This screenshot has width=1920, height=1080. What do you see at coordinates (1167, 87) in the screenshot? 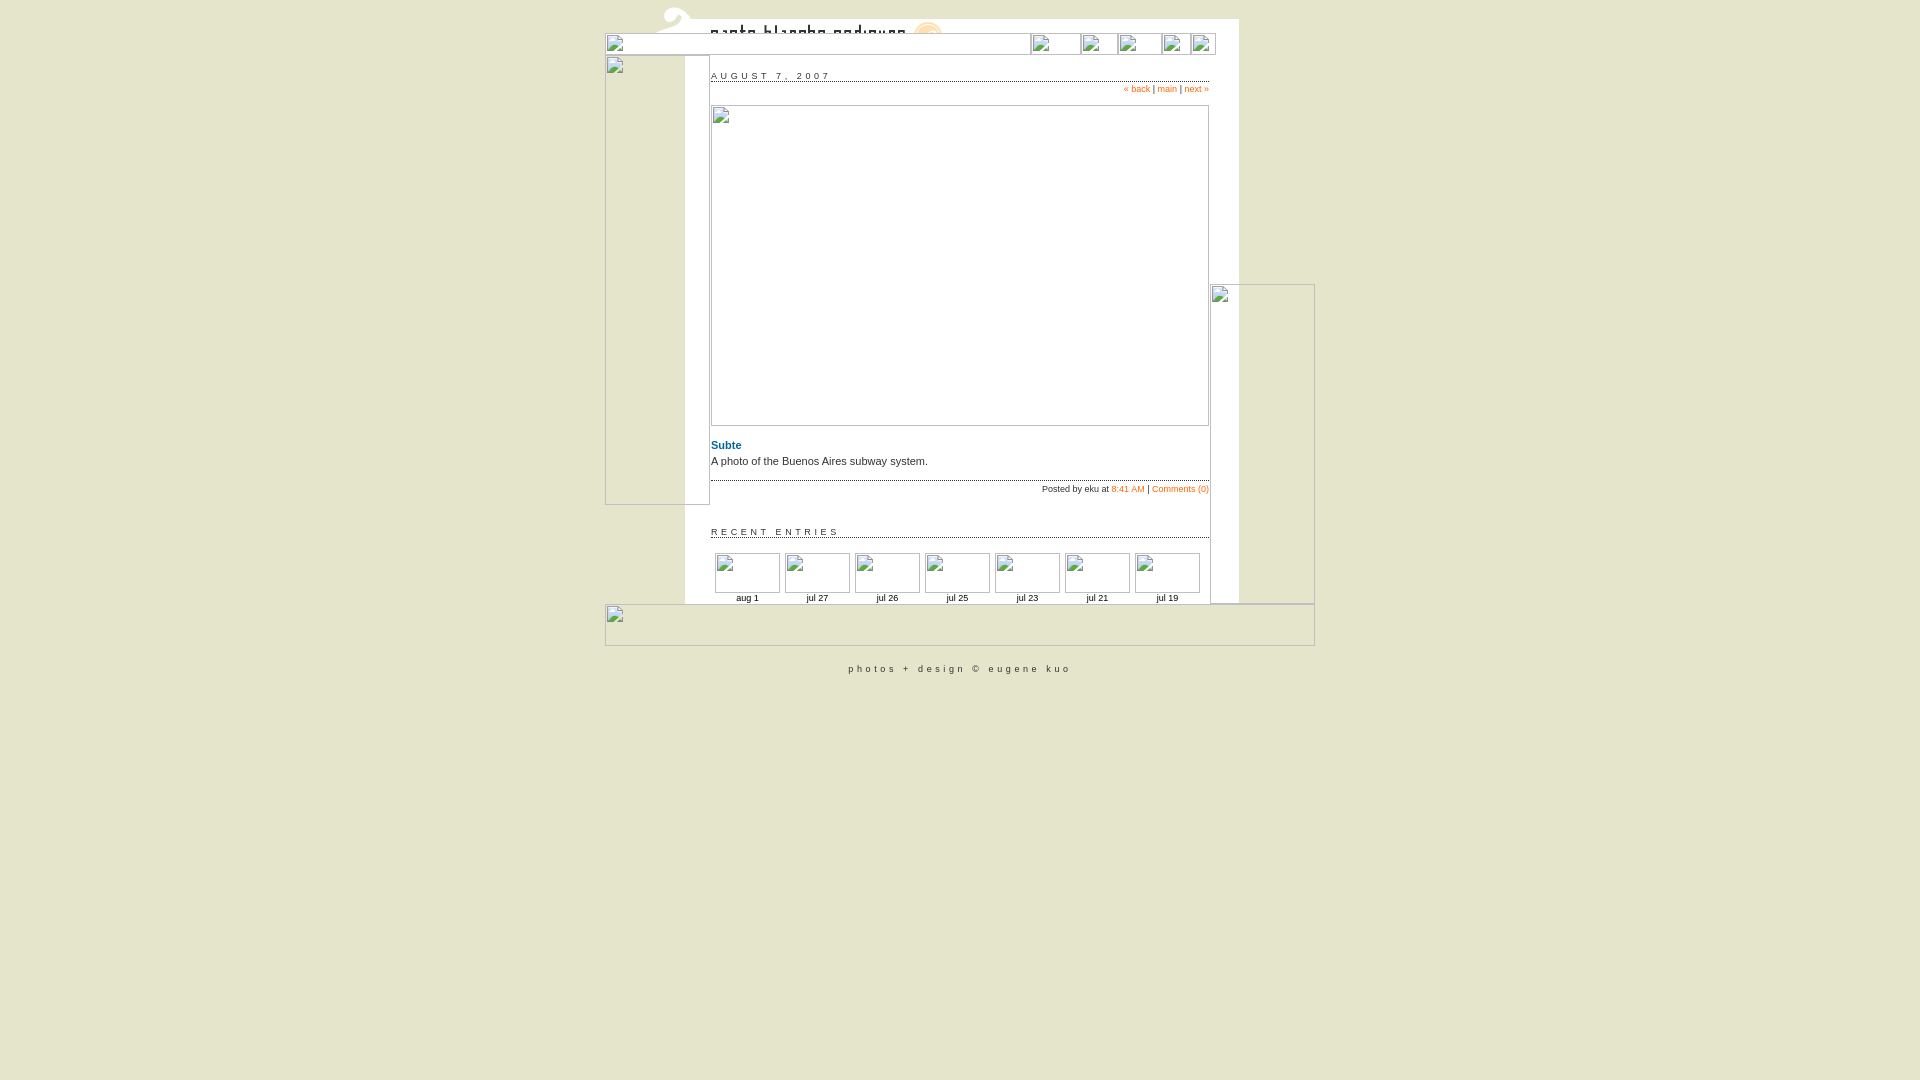
I see `'main'` at bounding box center [1167, 87].